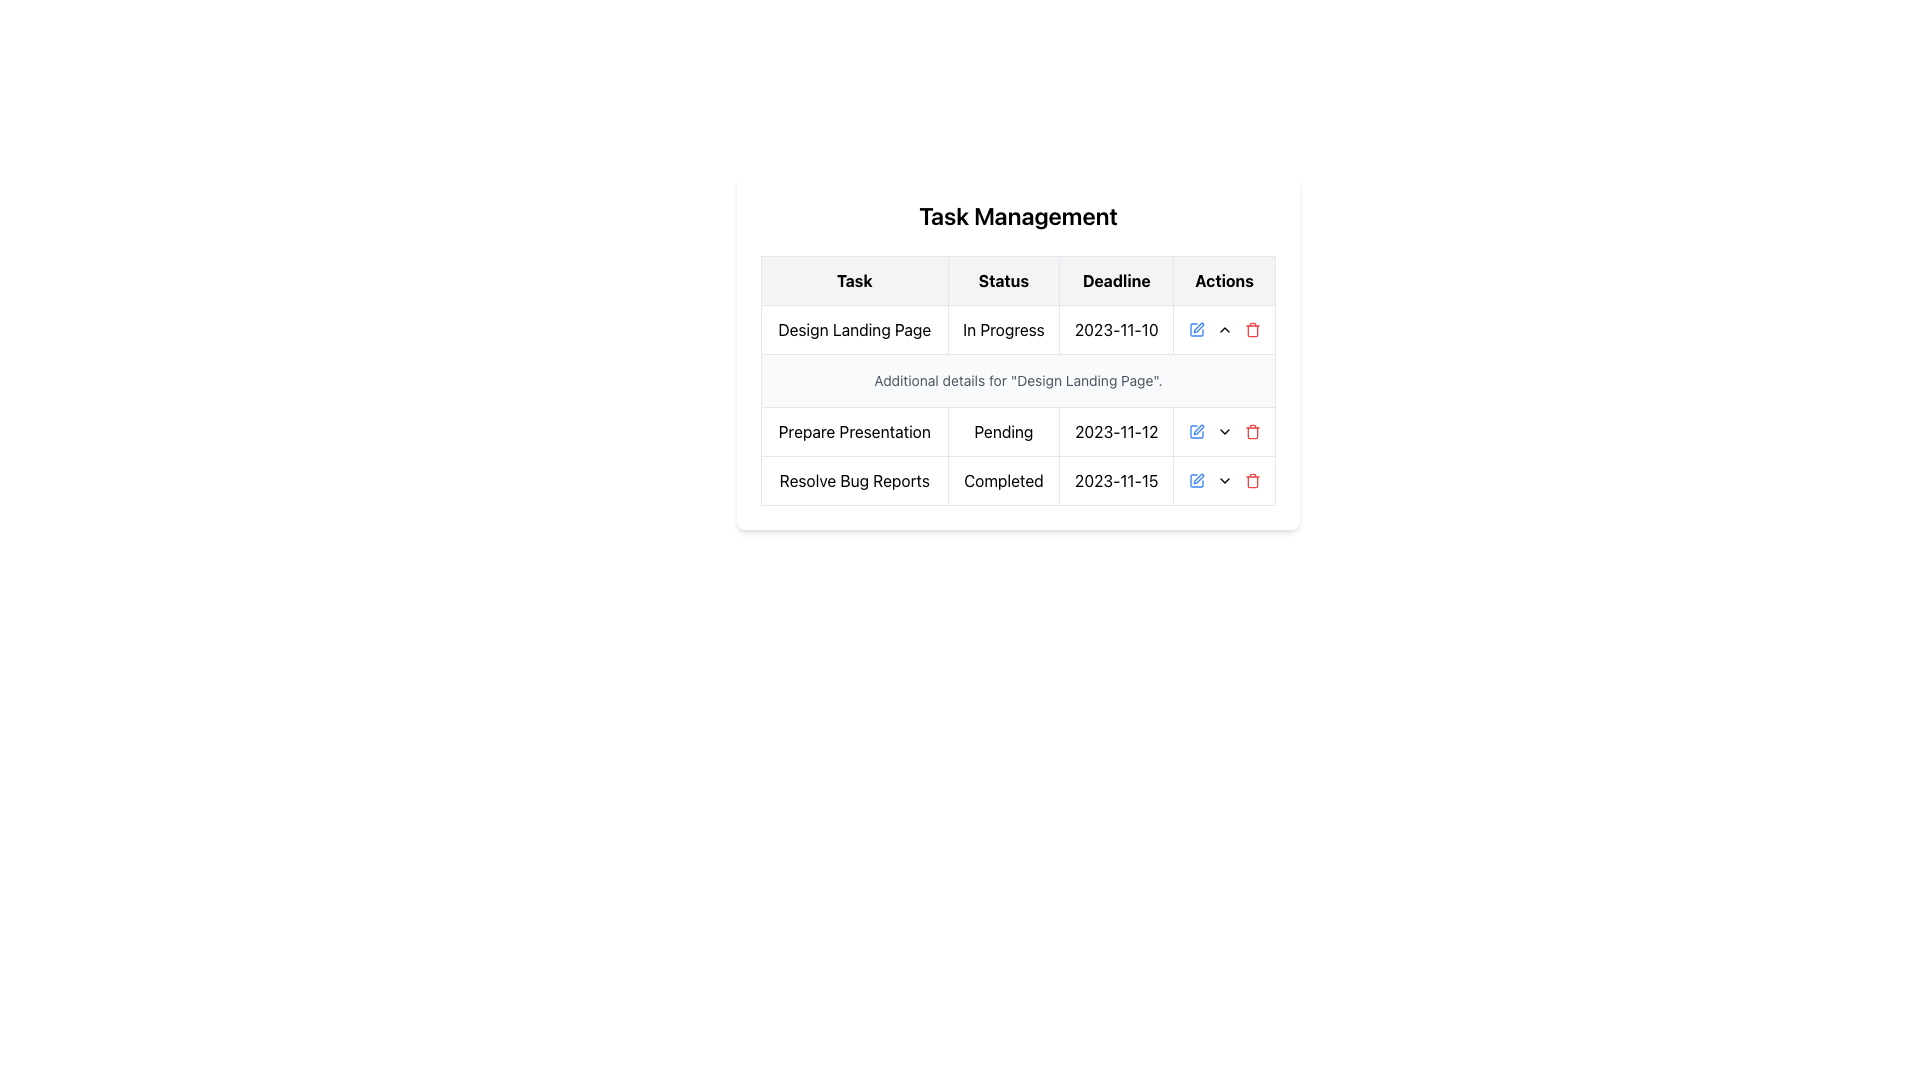 The height and width of the screenshot is (1080, 1920). What do you see at coordinates (1251, 329) in the screenshot?
I see `the red trash bin icon button at the rightmost position of the 'Actions' column` at bounding box center [1251, 329].